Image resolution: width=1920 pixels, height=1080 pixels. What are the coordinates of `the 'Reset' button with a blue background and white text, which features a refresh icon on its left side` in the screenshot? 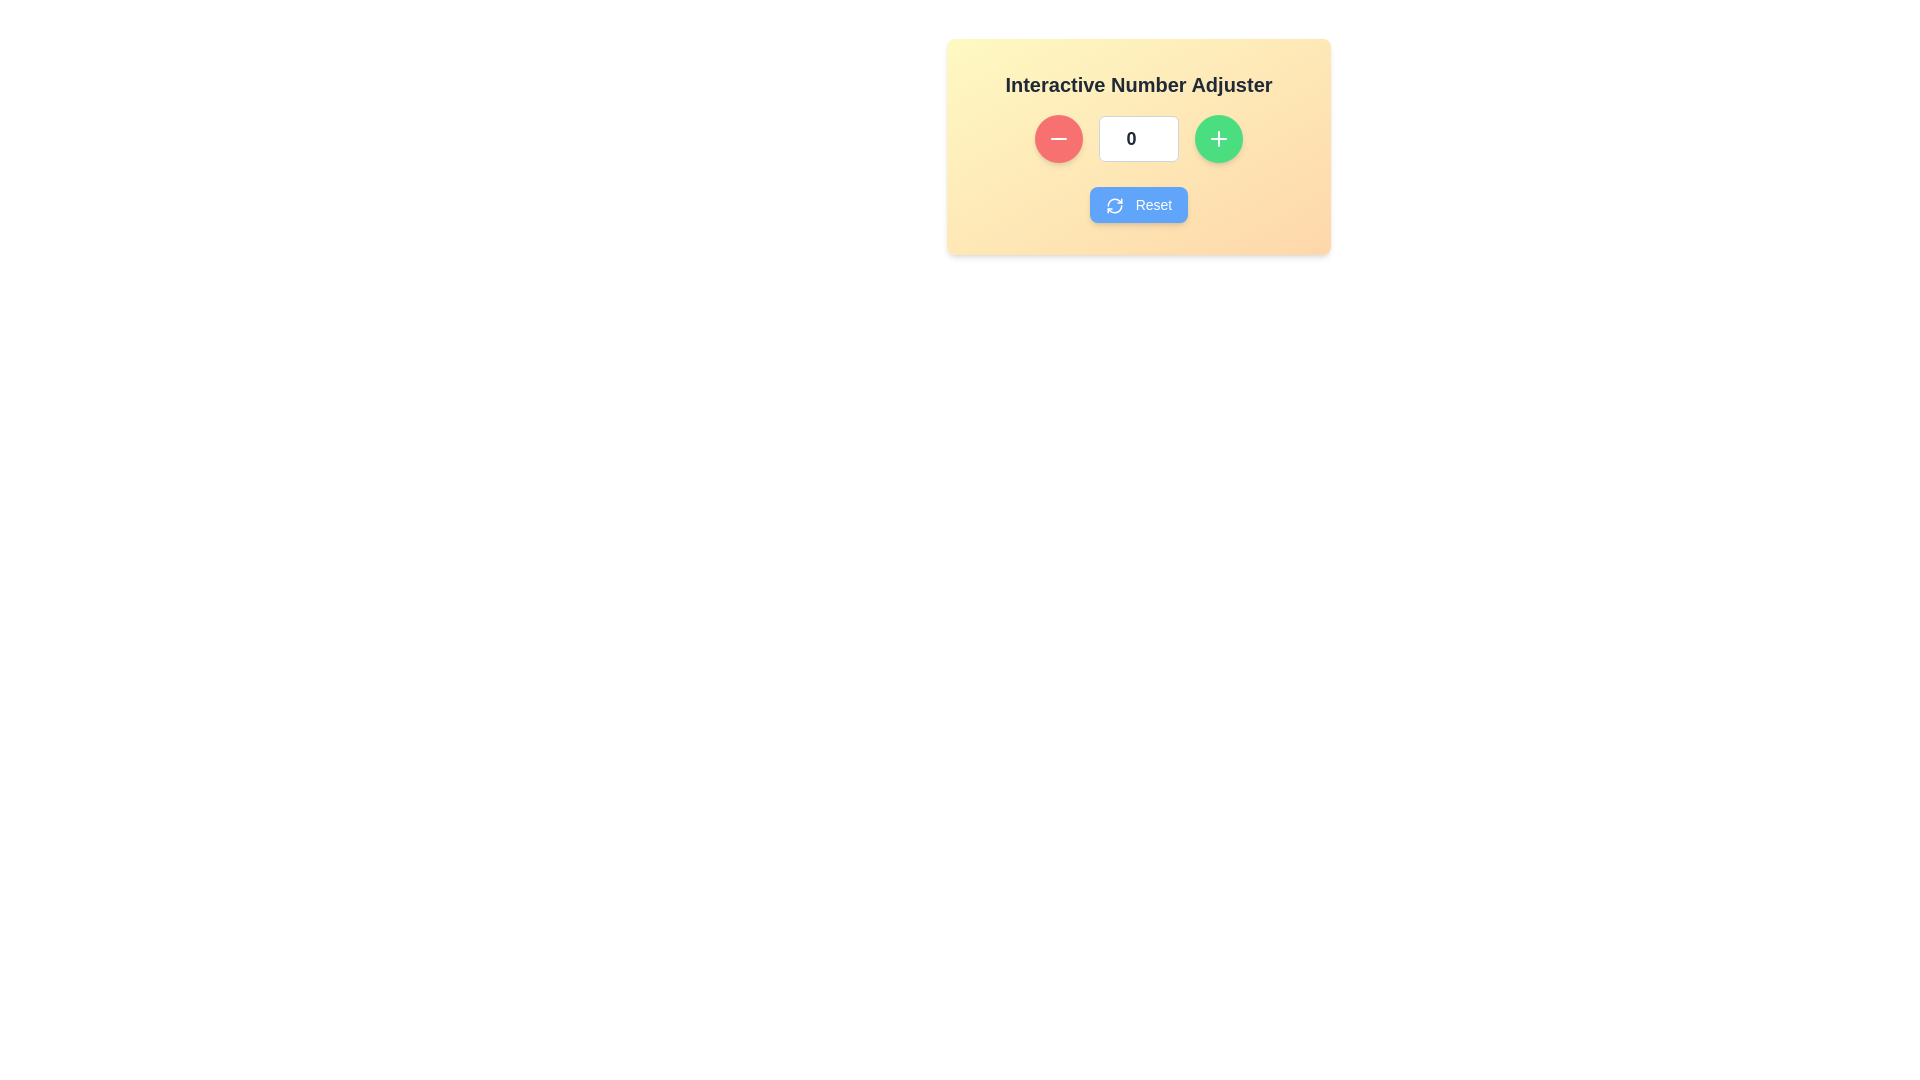 It's located at (1138, 204).